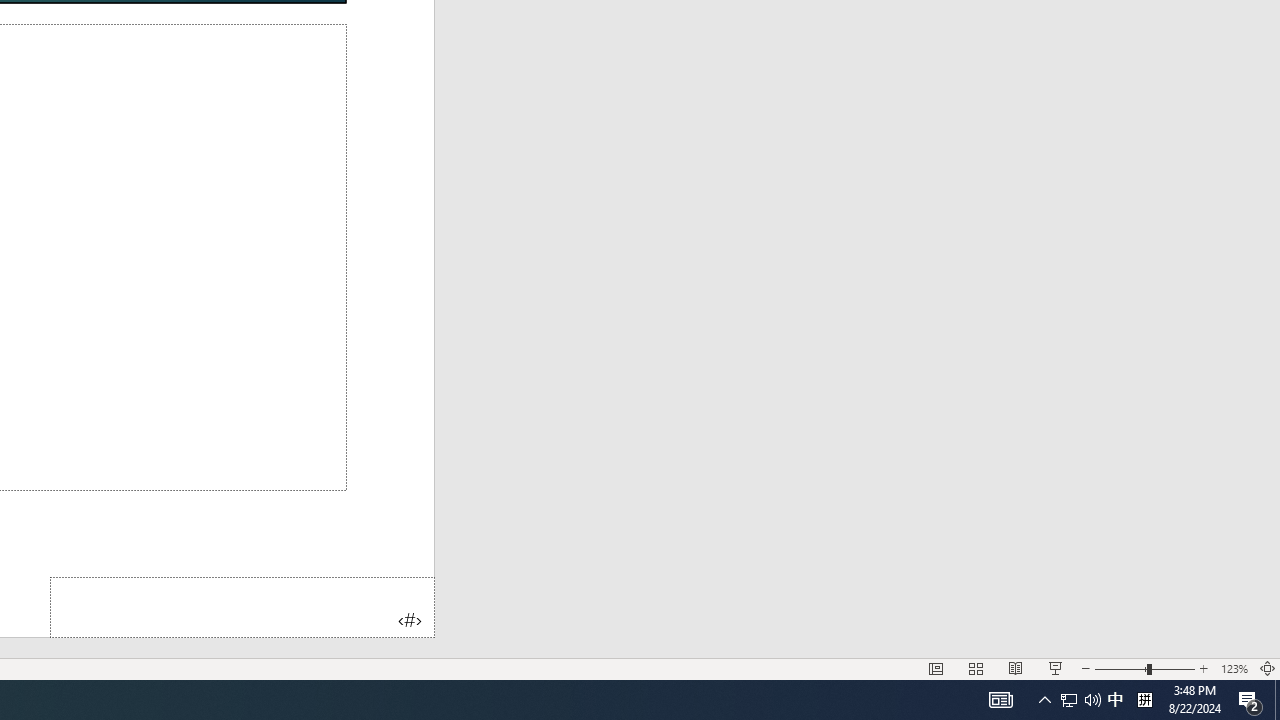 This screenshot has height=720, width=1280. I want to click on 'Page Number', so click(241, 606).